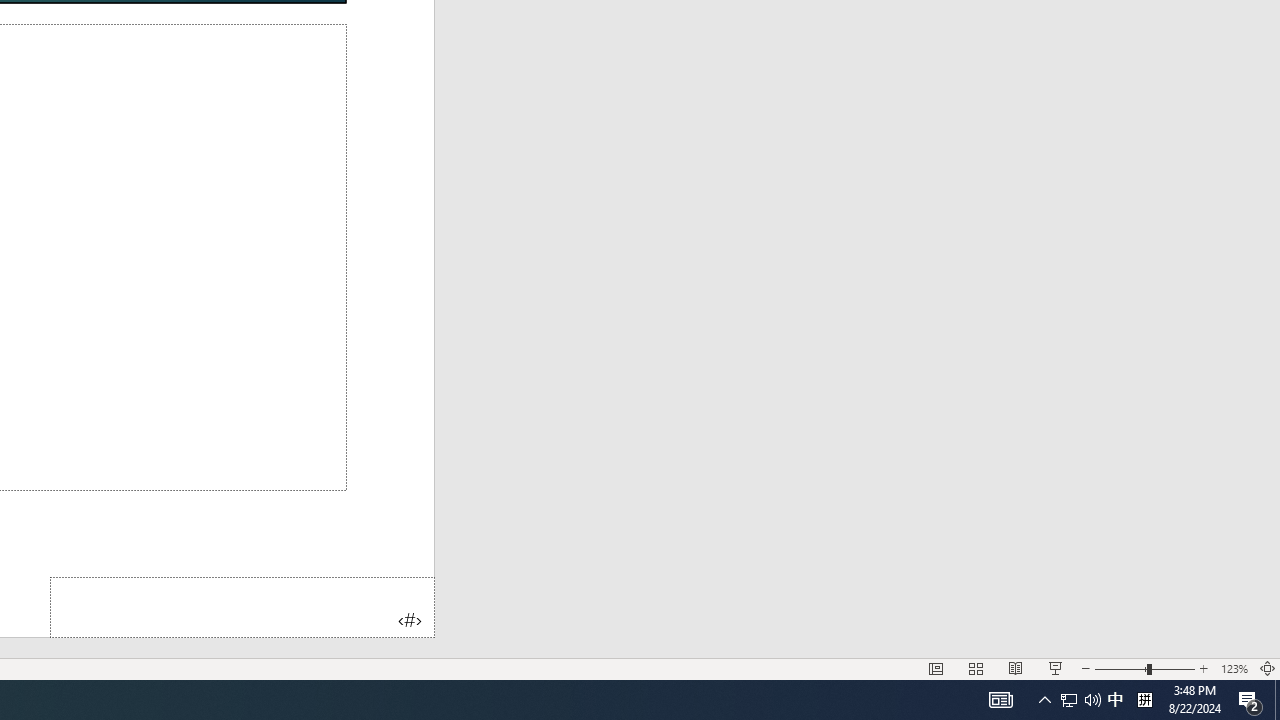 This screenshot has height=720, width=1280. I want to click on 'Page Number', so click(241, 606).